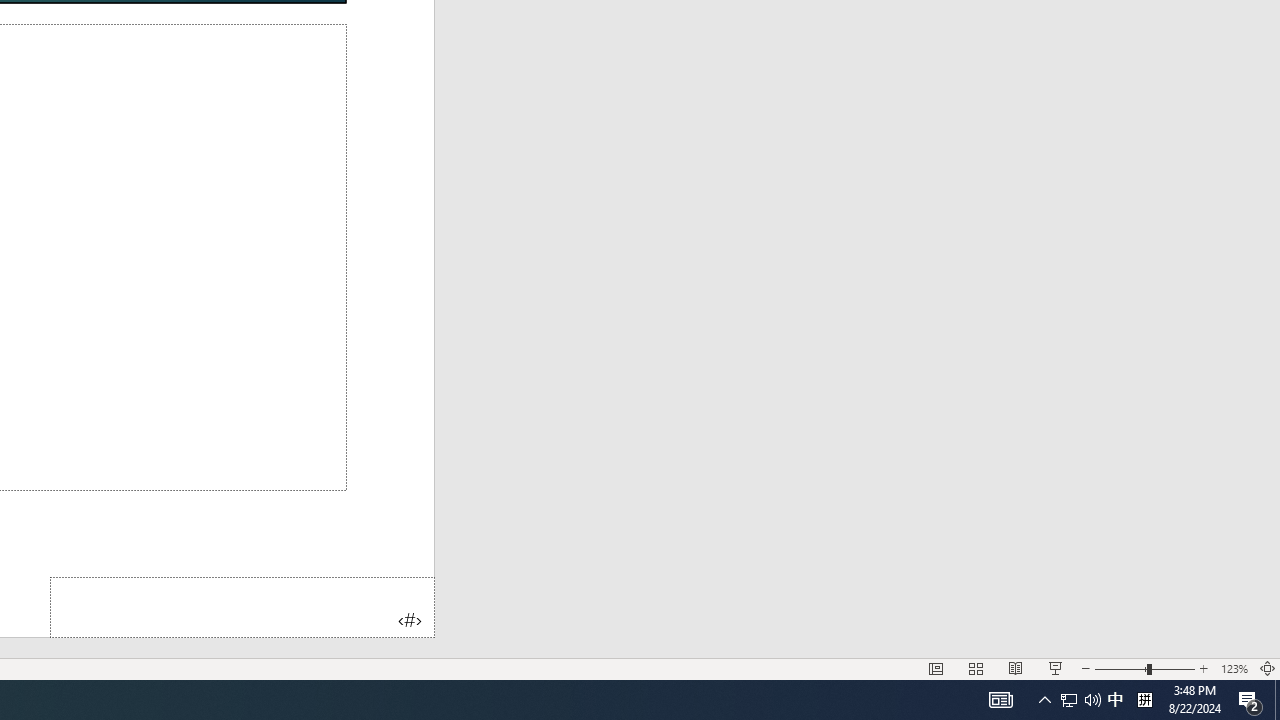 This screenshot has height=720, width=1280. I want to click on 'Page Number', so click(241, 606).